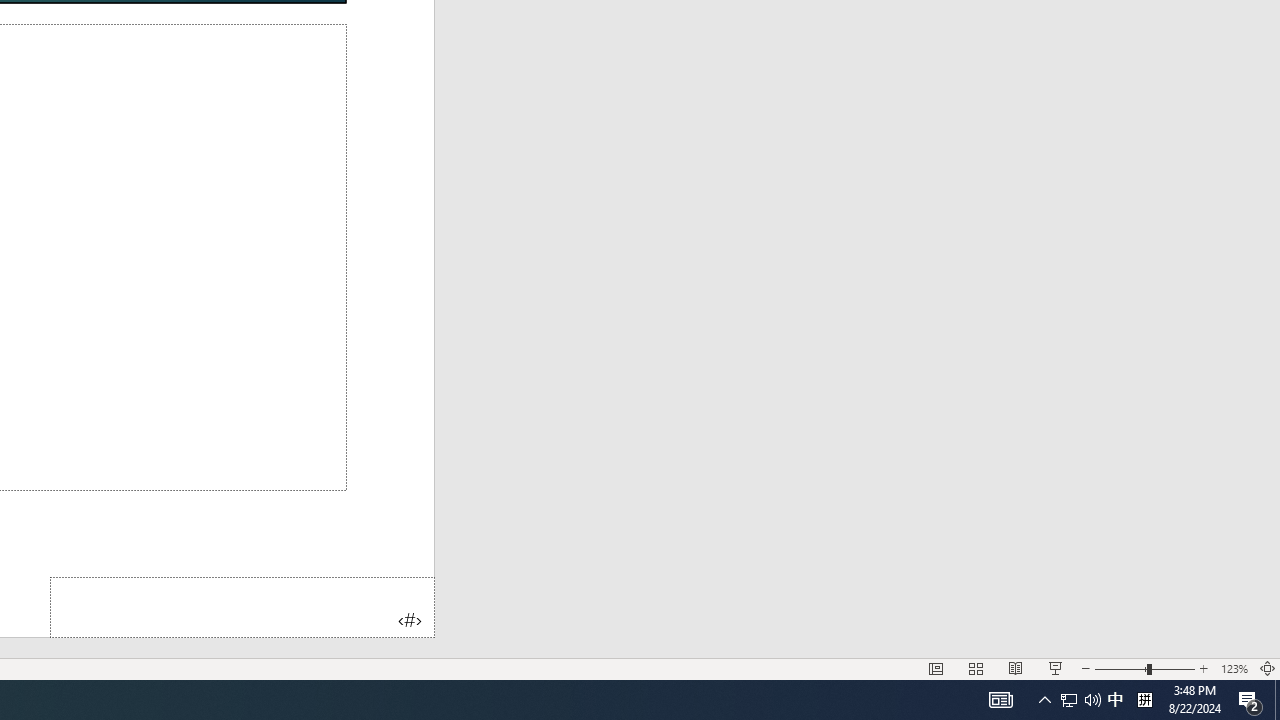 This screenshot has height=720, width=1280. I want to click on 'Page Number', so click(241, 606).